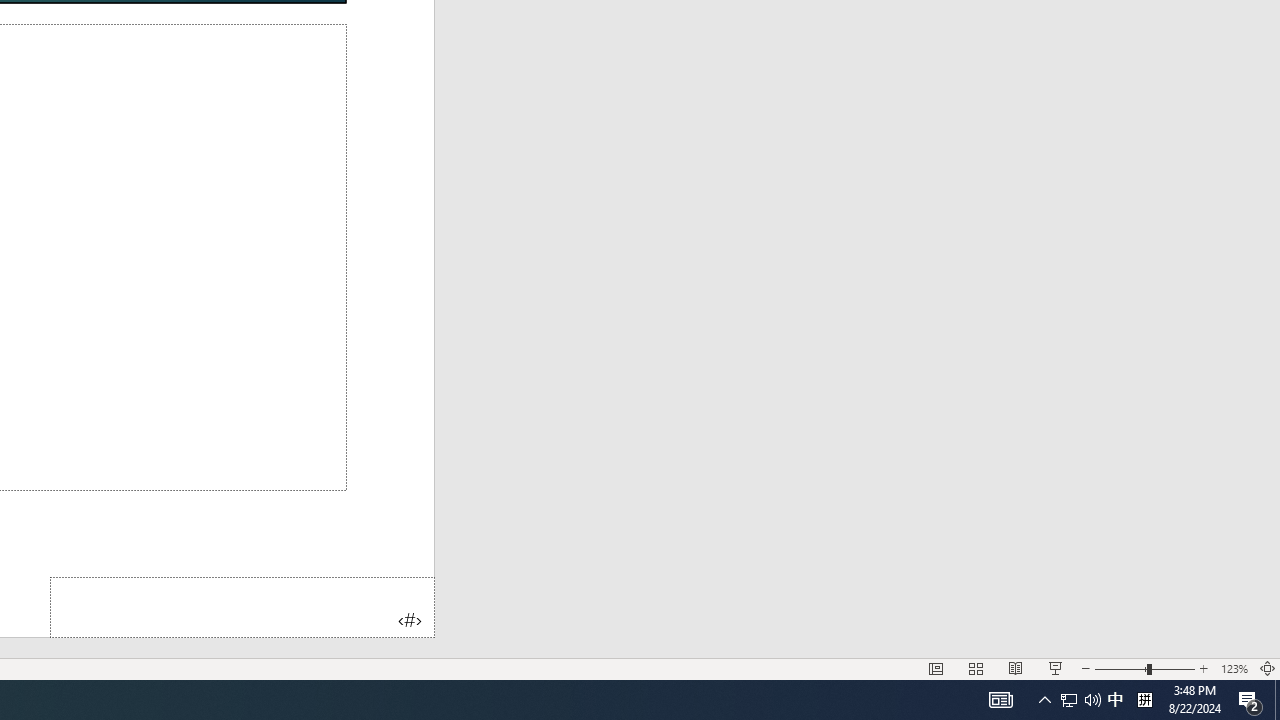 This screenshot has height=720, width=1280. I want to click on 'Page Number', so click(241, 606).